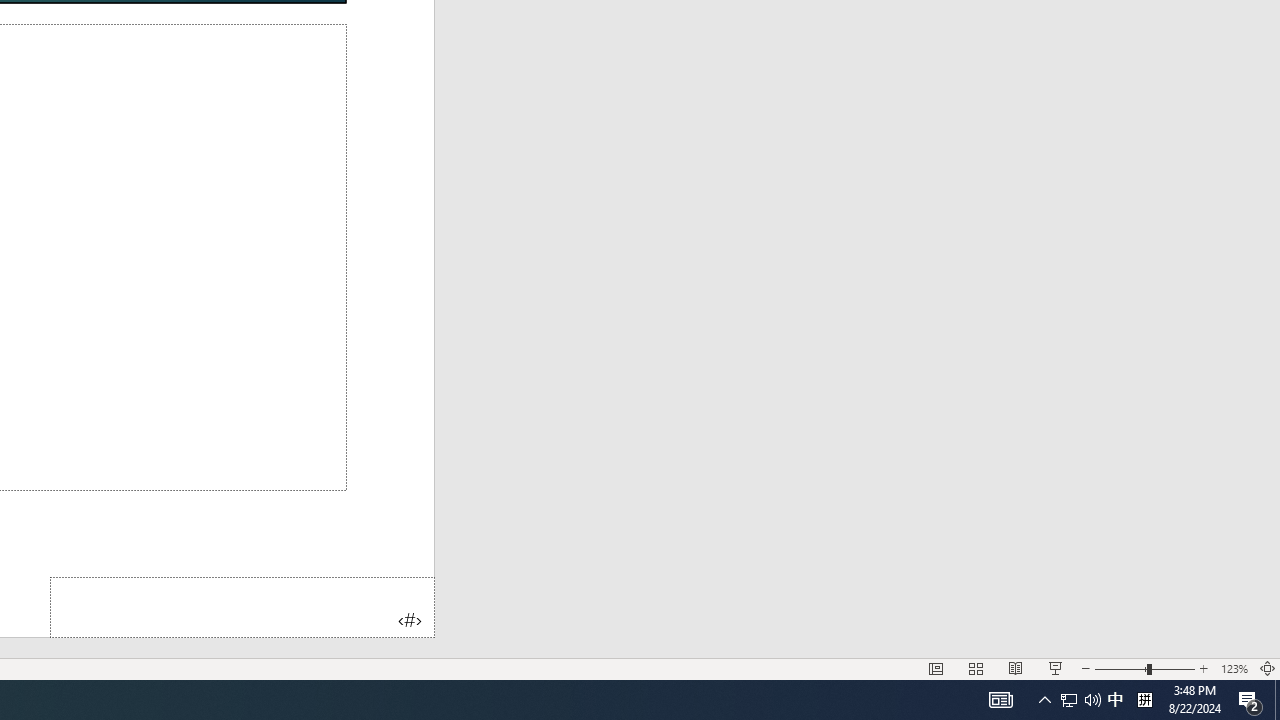 This screenshot has height=720, width=1280. I want to click on 'Page Number', so click(241, 606).